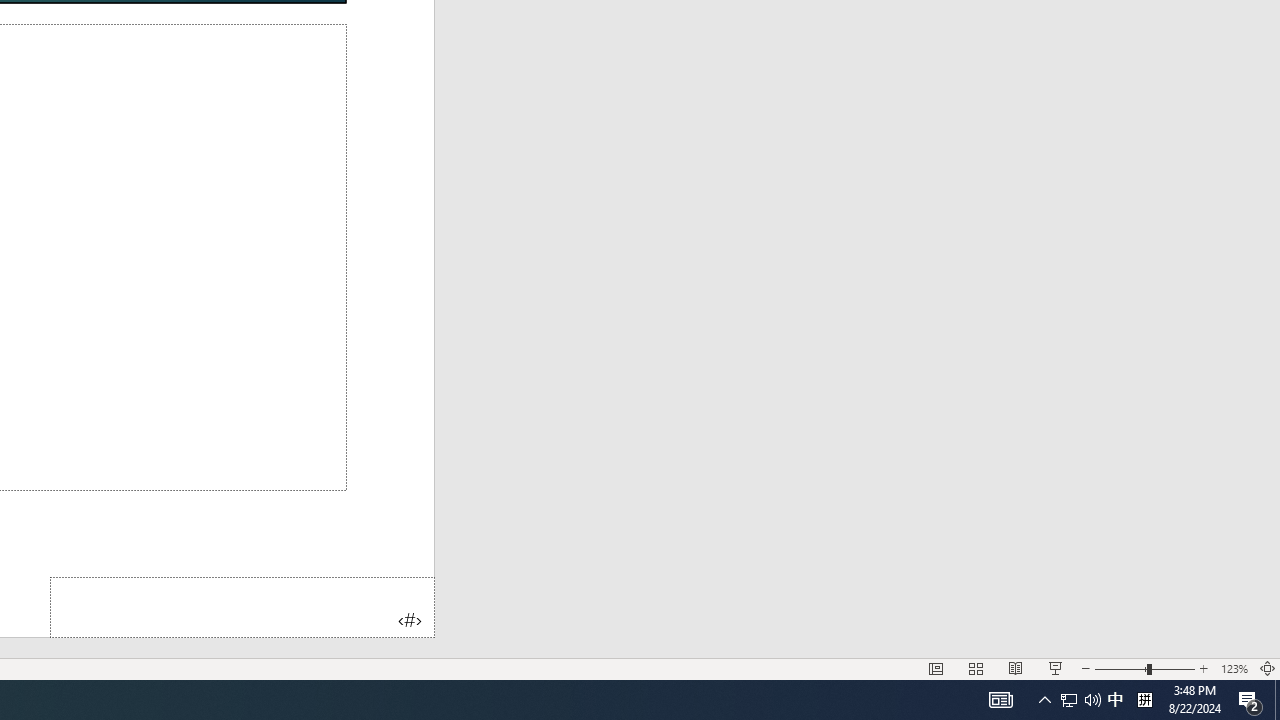 This screenshot has height=720, width=1280. I want to click on 'Page Number', so click(241, 606).